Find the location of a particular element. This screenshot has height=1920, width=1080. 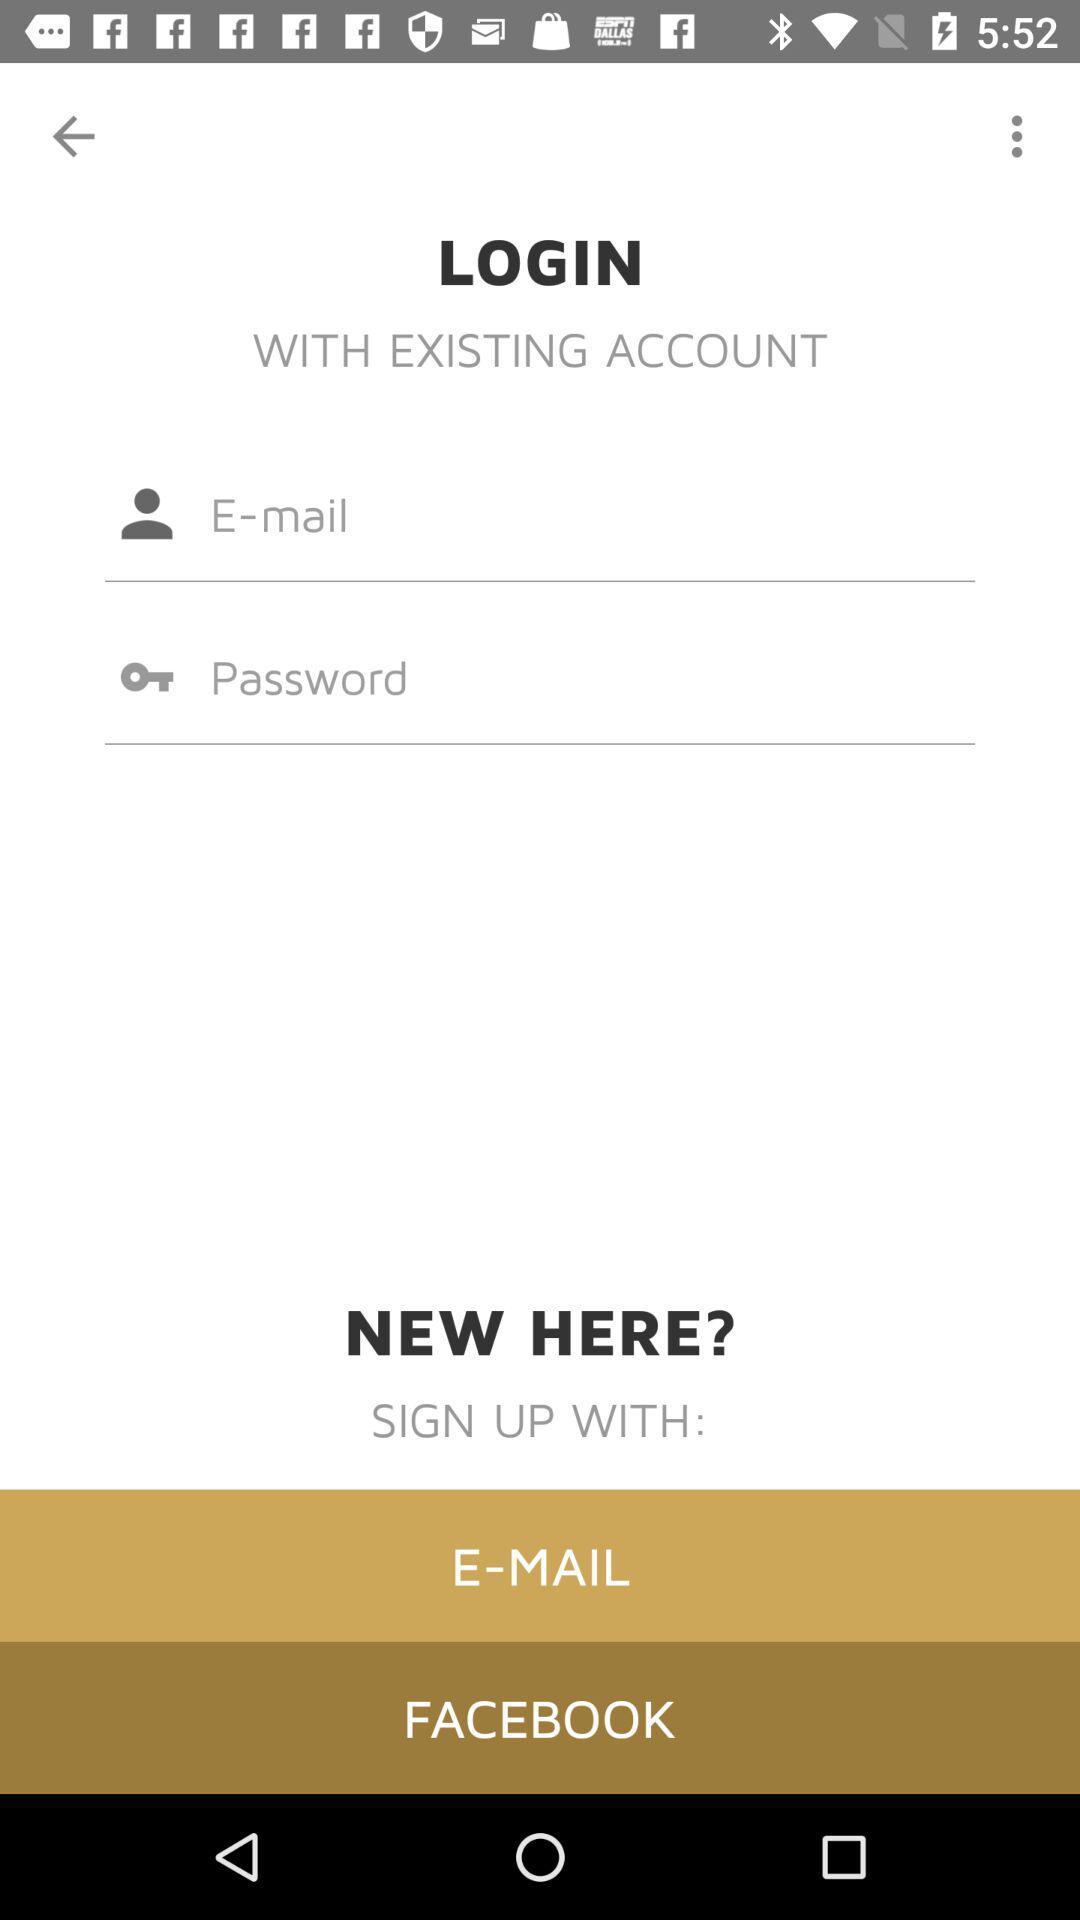

item below the e-mail is located at coordinates (540, 1716).